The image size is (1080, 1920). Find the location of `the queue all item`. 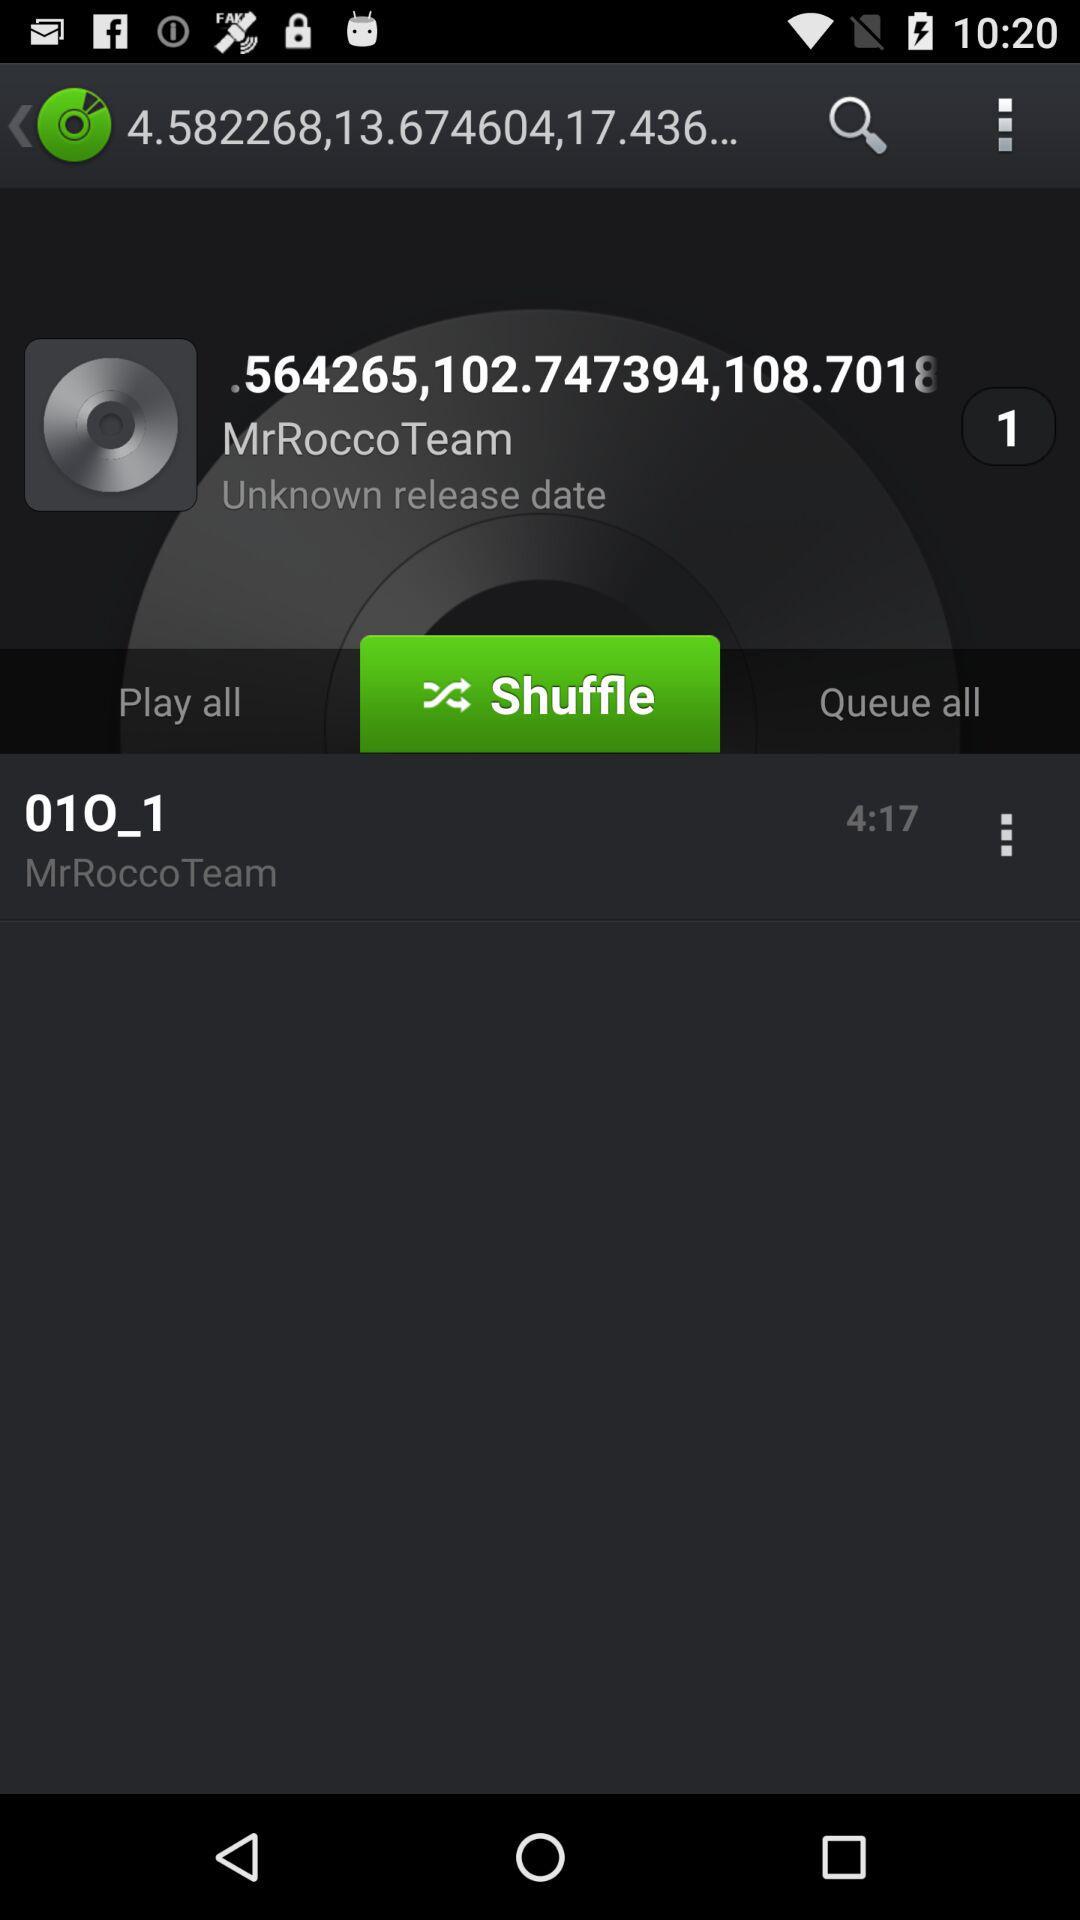

the queue all item is located at coordinates (898, 701).